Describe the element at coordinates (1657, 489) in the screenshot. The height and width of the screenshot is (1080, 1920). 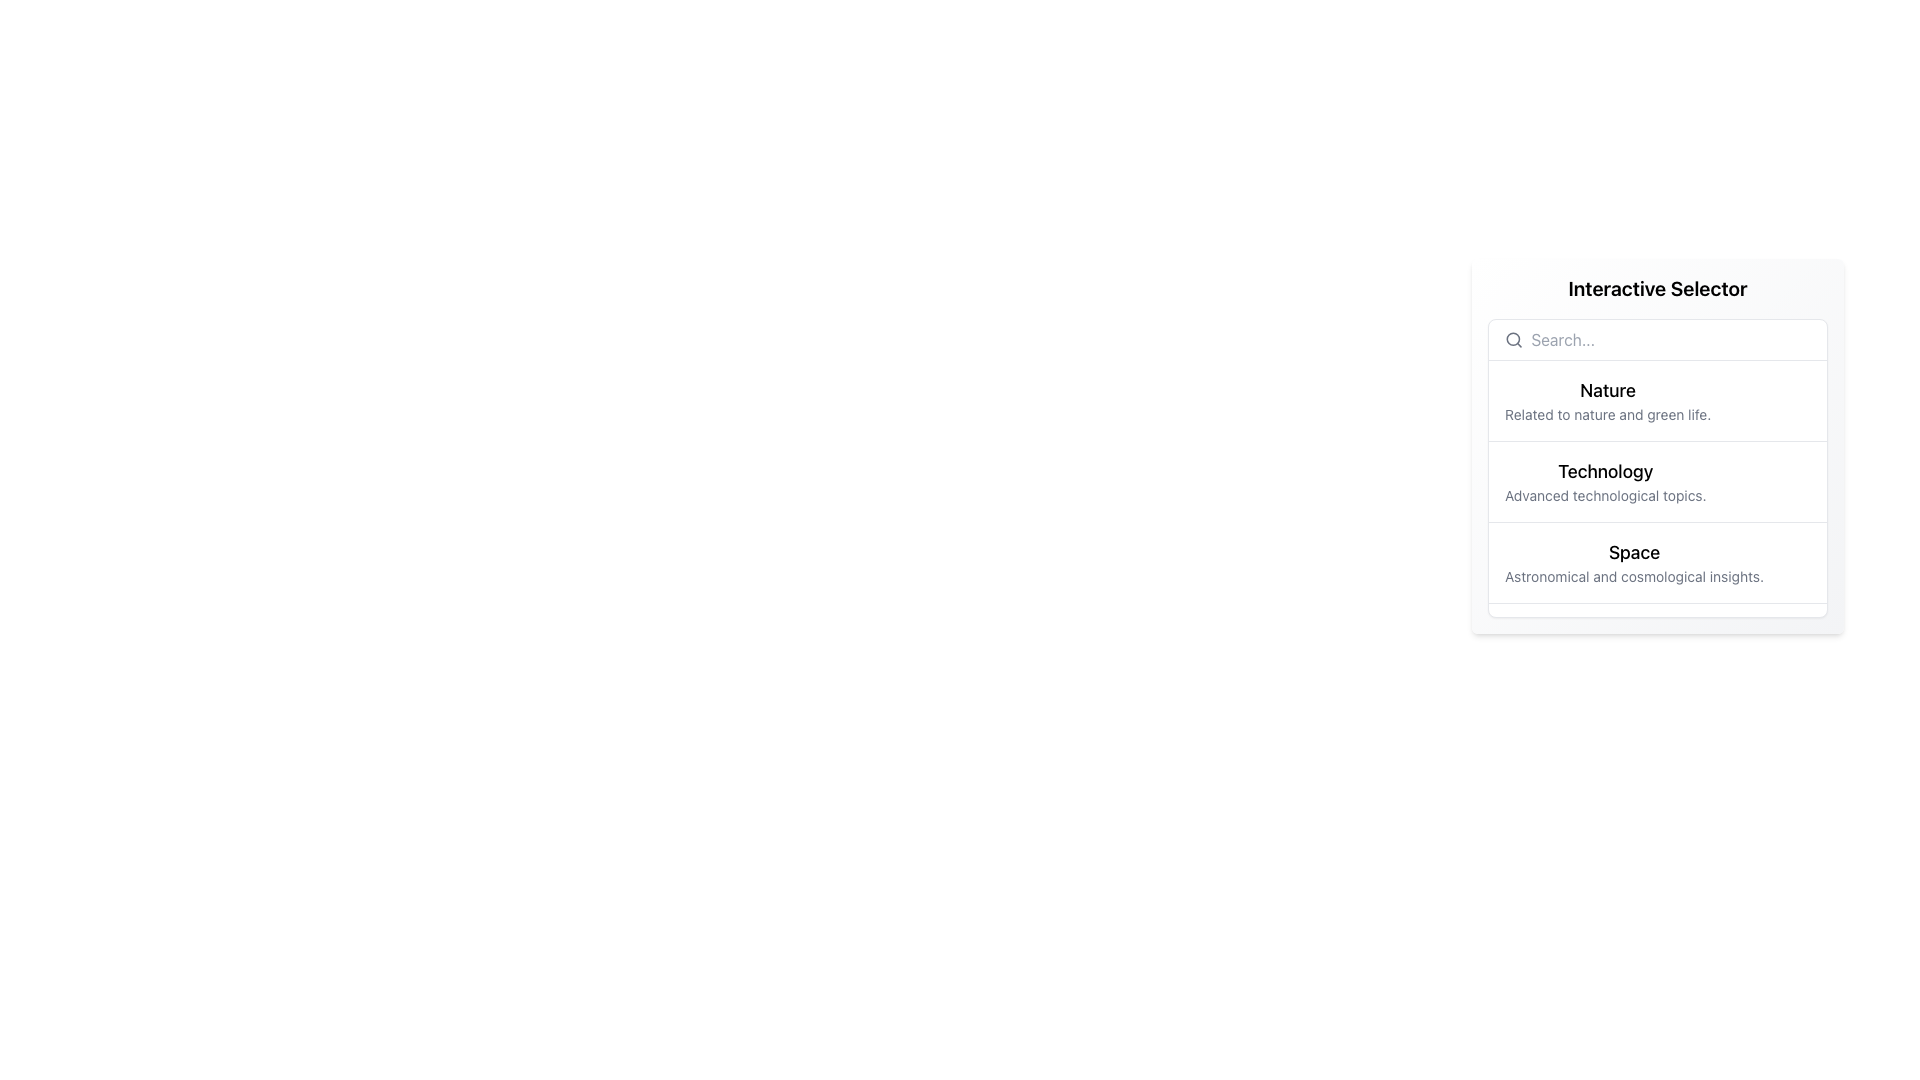
I see `the 'Technology' option in the dropdown menu` at that location.